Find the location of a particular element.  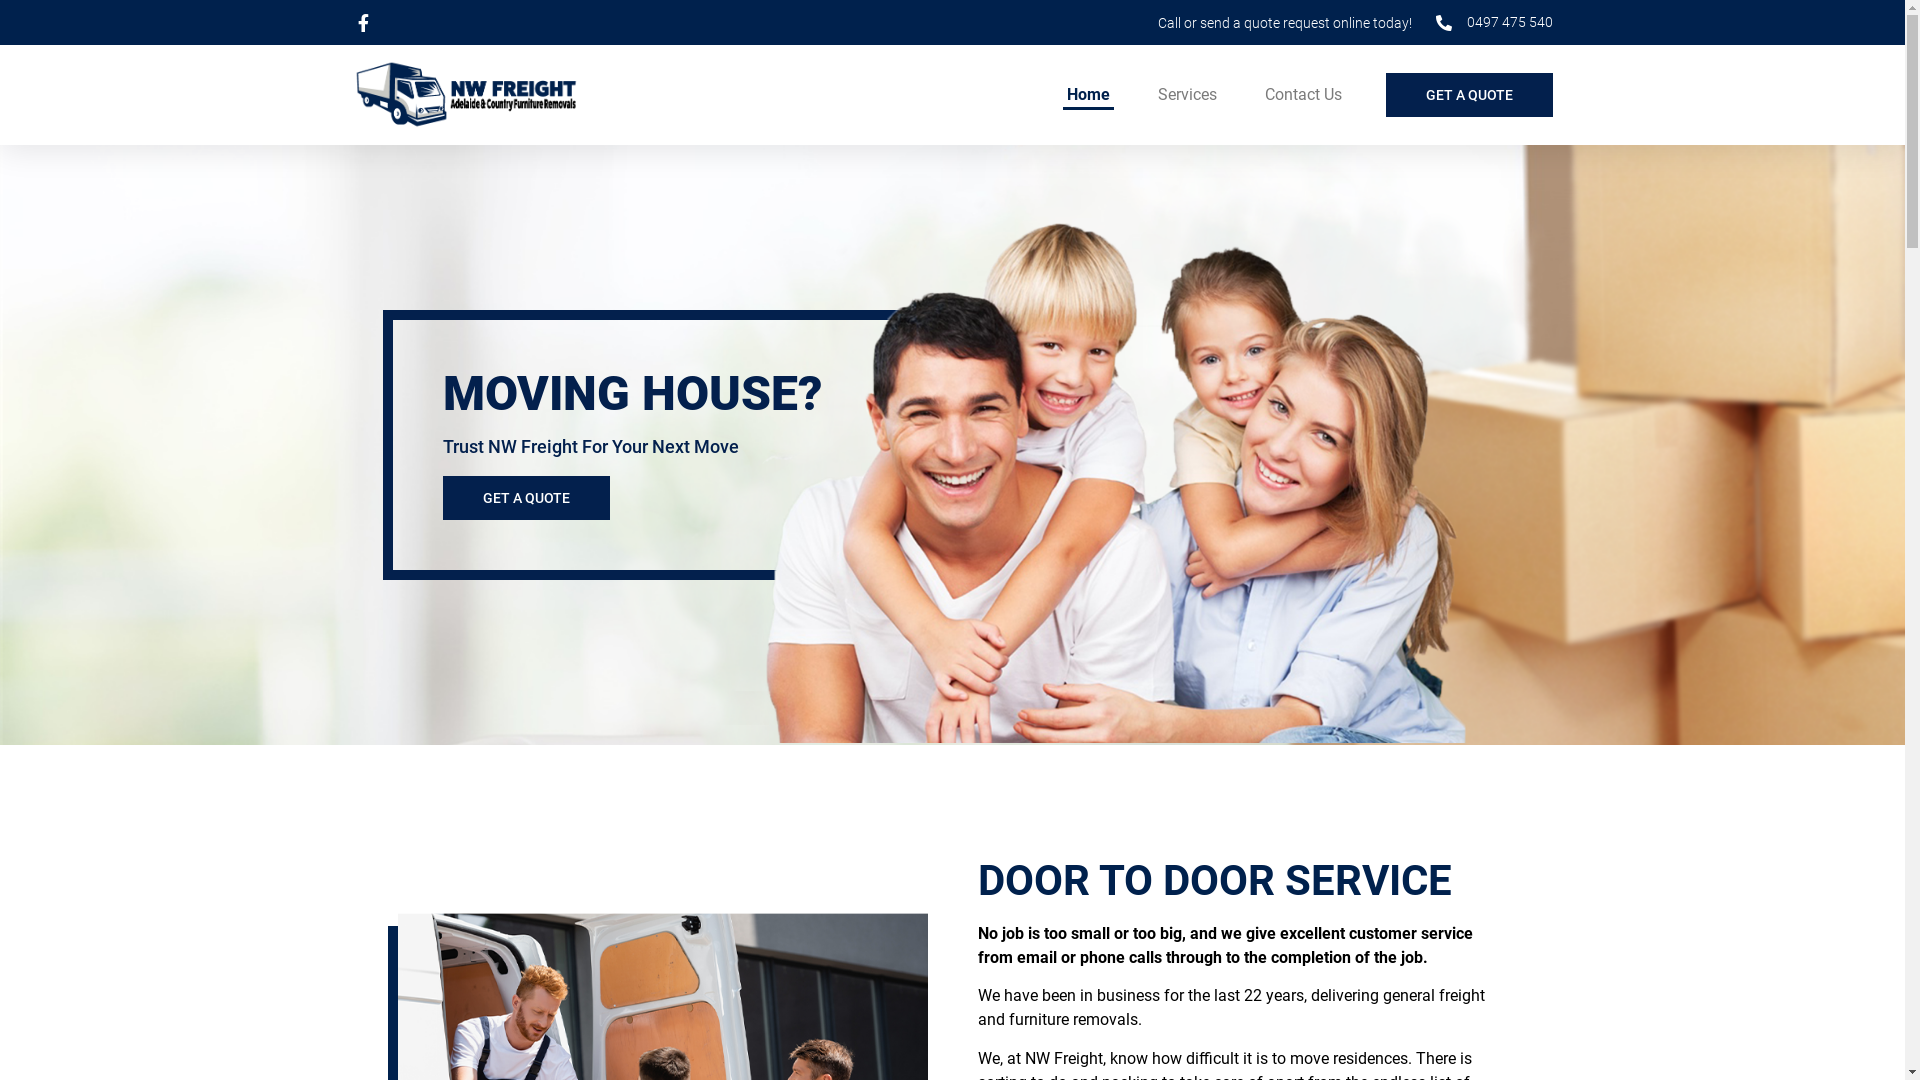

'Services' is located at coordinates (1187, 95).